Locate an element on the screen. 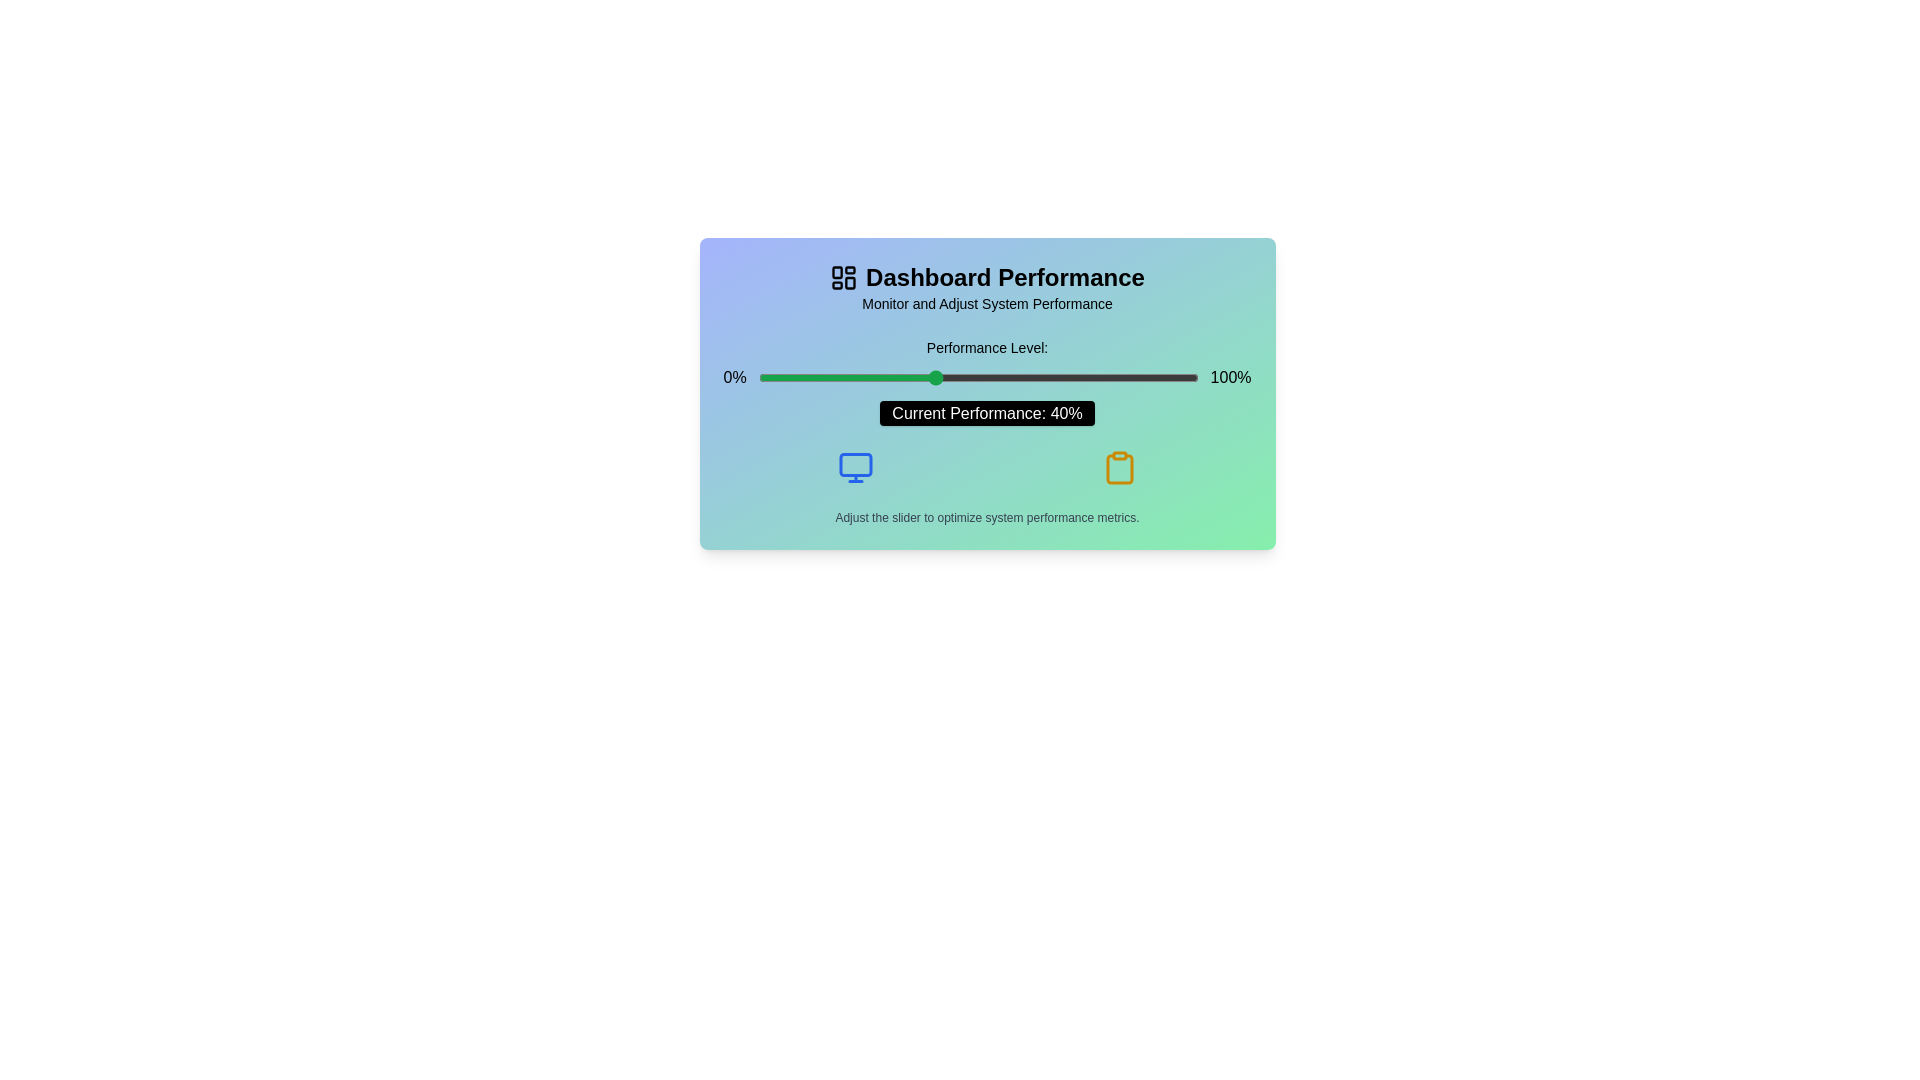 This screenshot has width=1920, height=1080. the slider to set the performance level to 22% is located at coordinates (855, 378).